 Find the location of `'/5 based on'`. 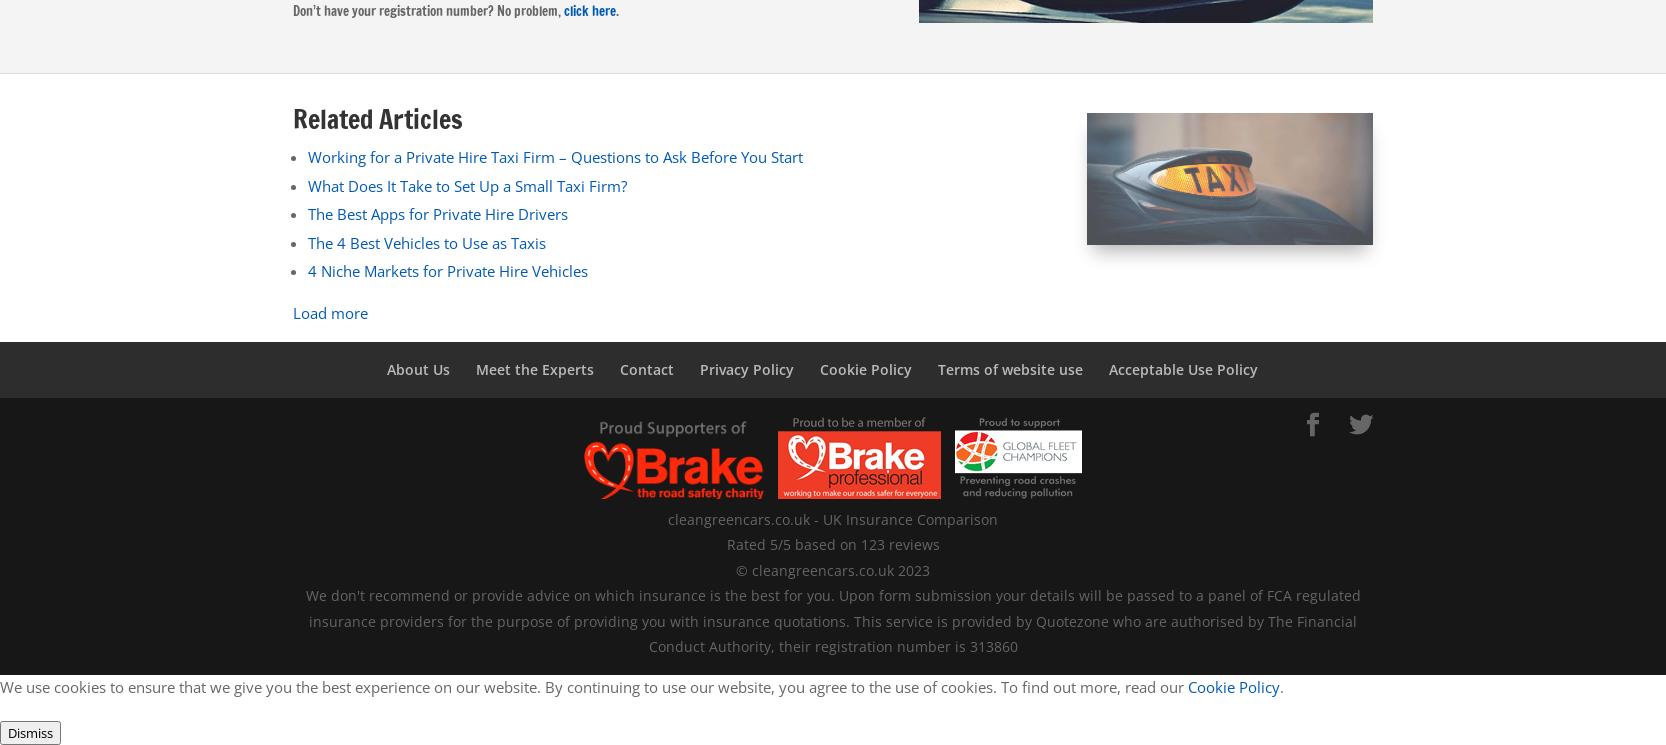

'/5 based on' is located at coordinates (817, 544).